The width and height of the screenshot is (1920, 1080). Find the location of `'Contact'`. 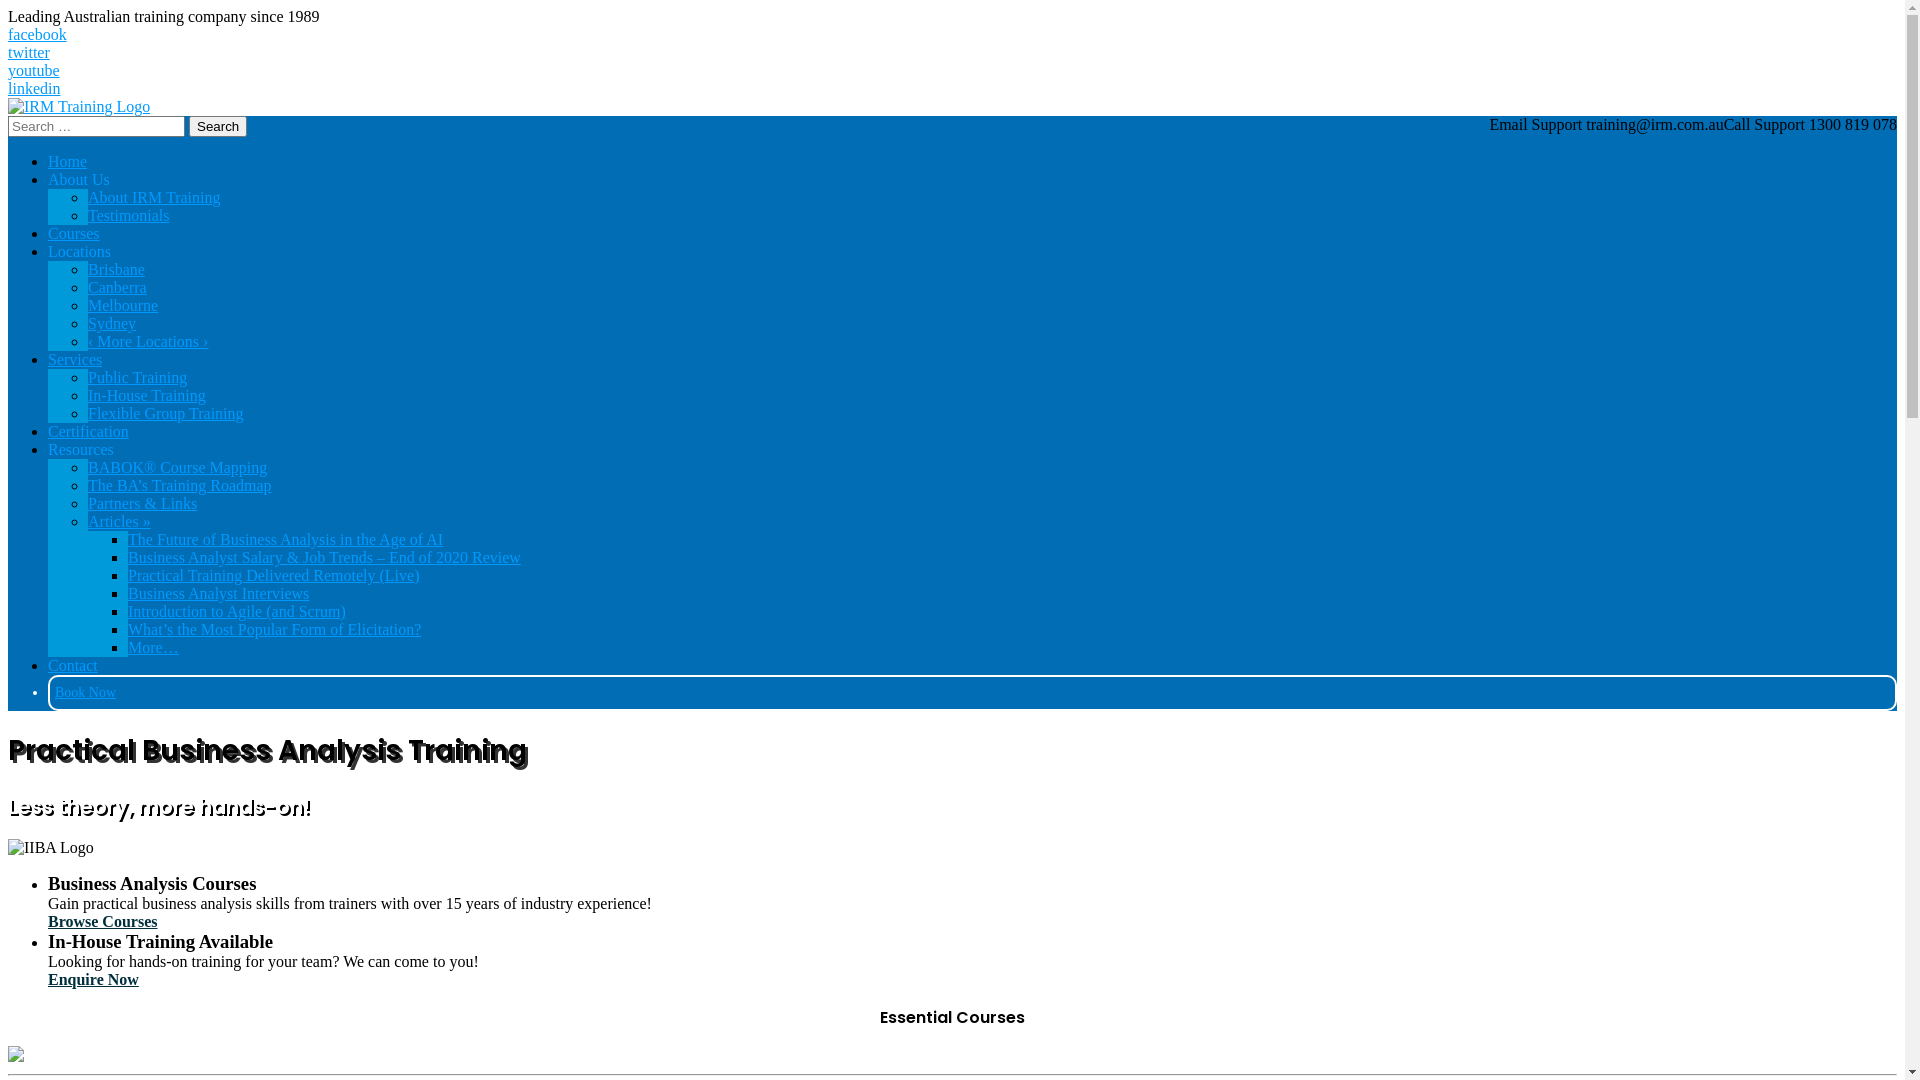

'Contact' is located at coordinates (72, 665).